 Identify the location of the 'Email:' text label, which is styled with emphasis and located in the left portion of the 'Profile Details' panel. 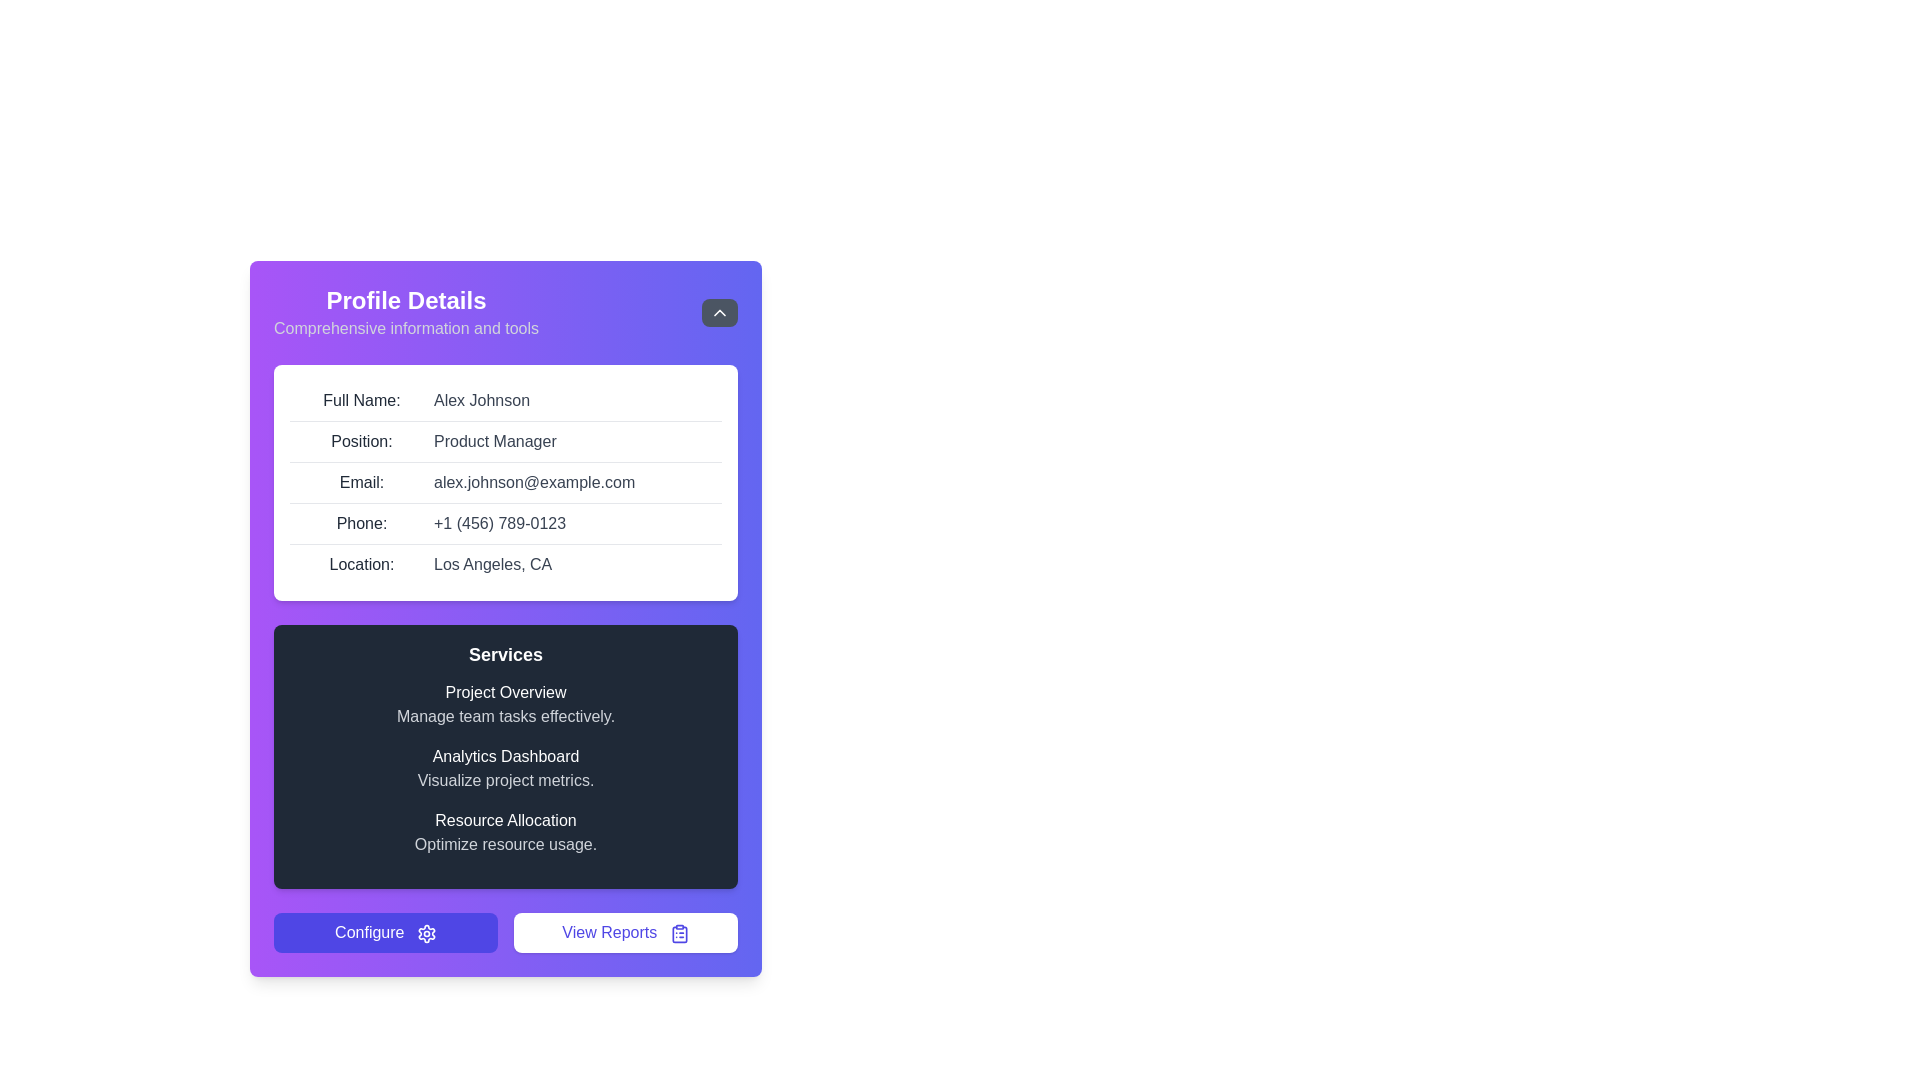
(361, 482).